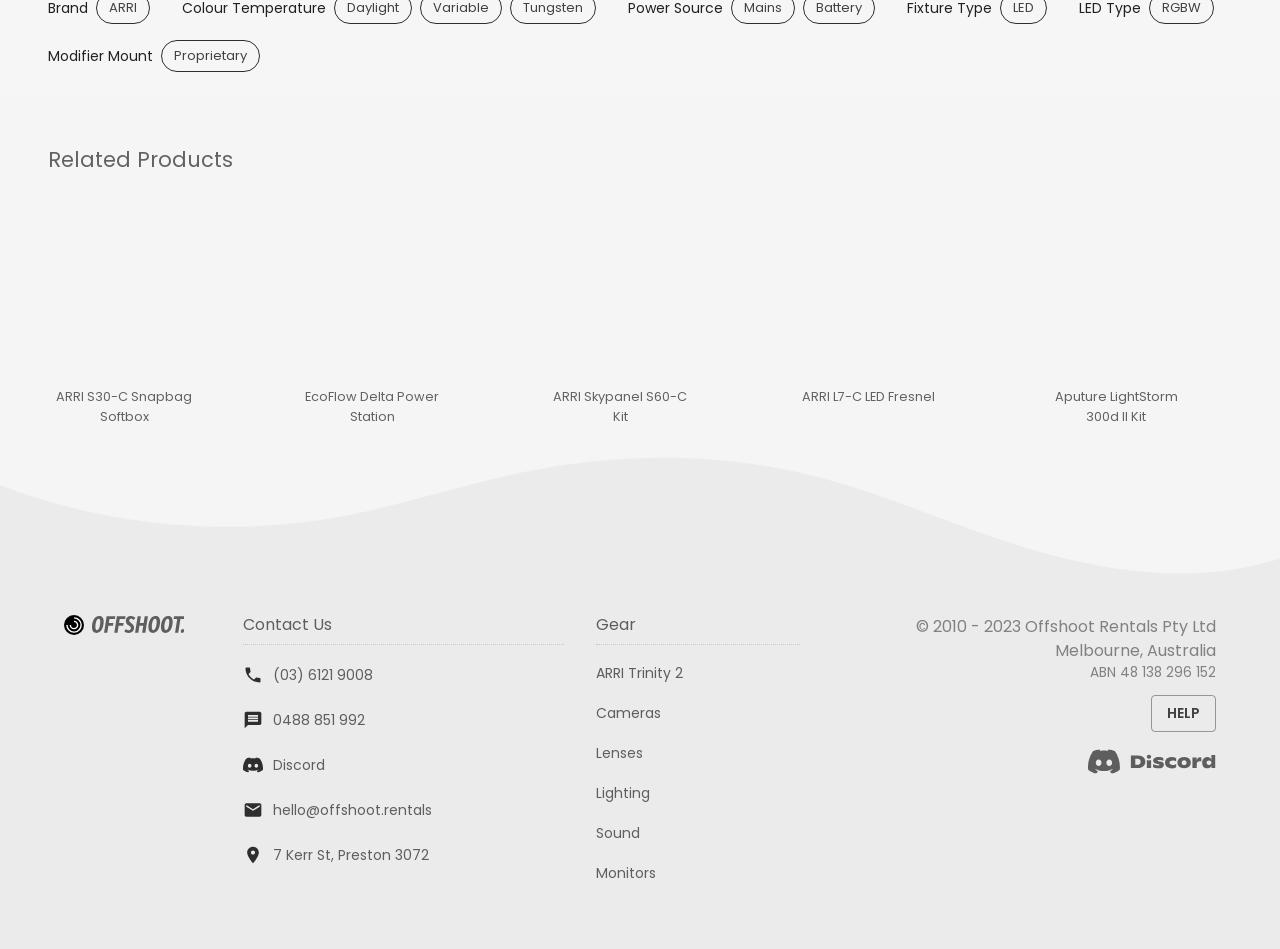 The image size is (1280, 949). Describe the element at coordinates (1002, 624) in the screenshot. I see `'2023'` at that location.